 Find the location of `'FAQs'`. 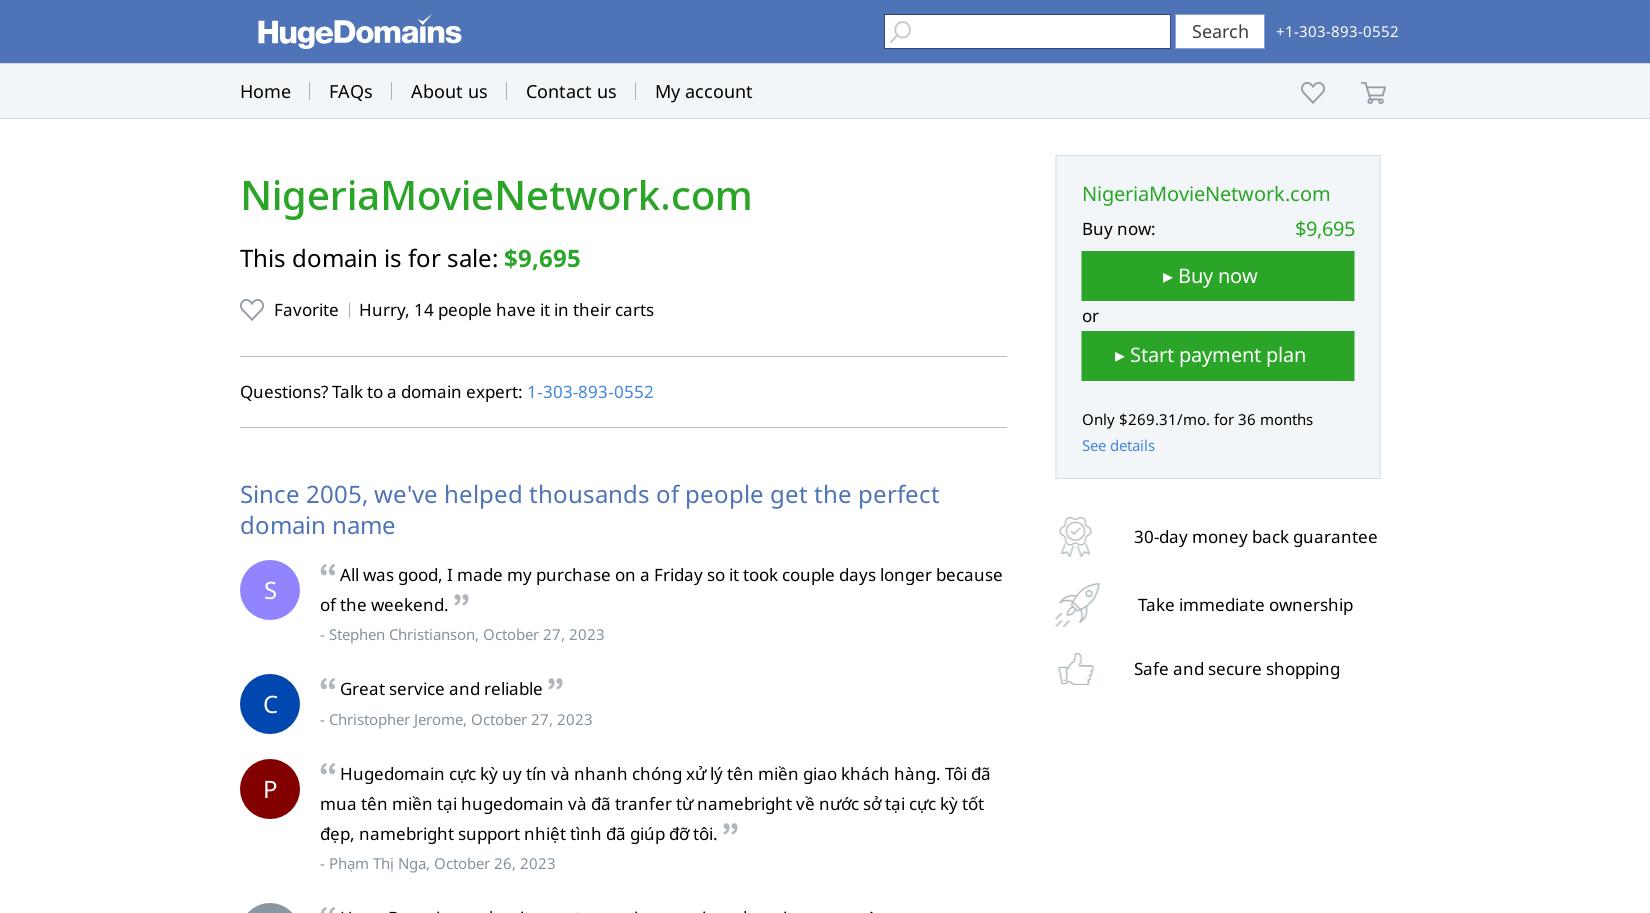

'FAQs' is located at coordinates (350, 91).